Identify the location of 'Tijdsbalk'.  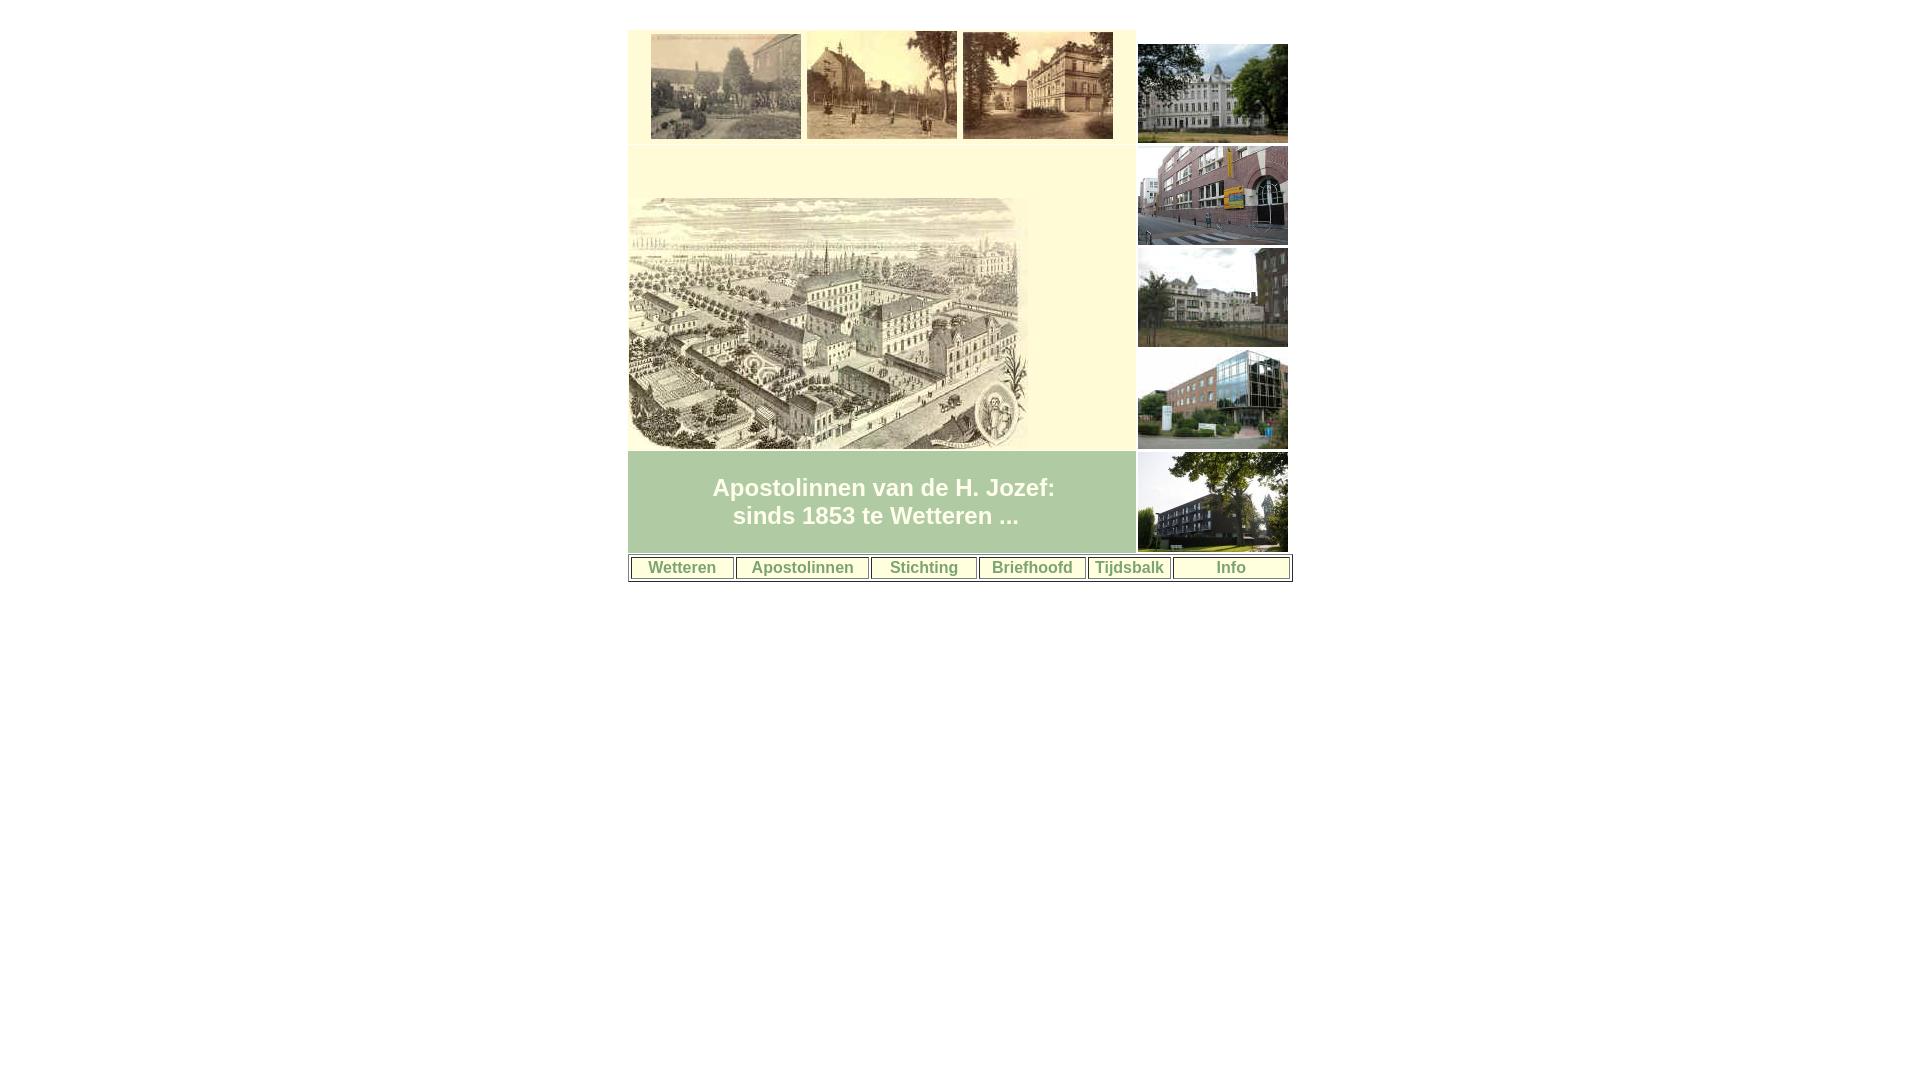
(1129, 567).